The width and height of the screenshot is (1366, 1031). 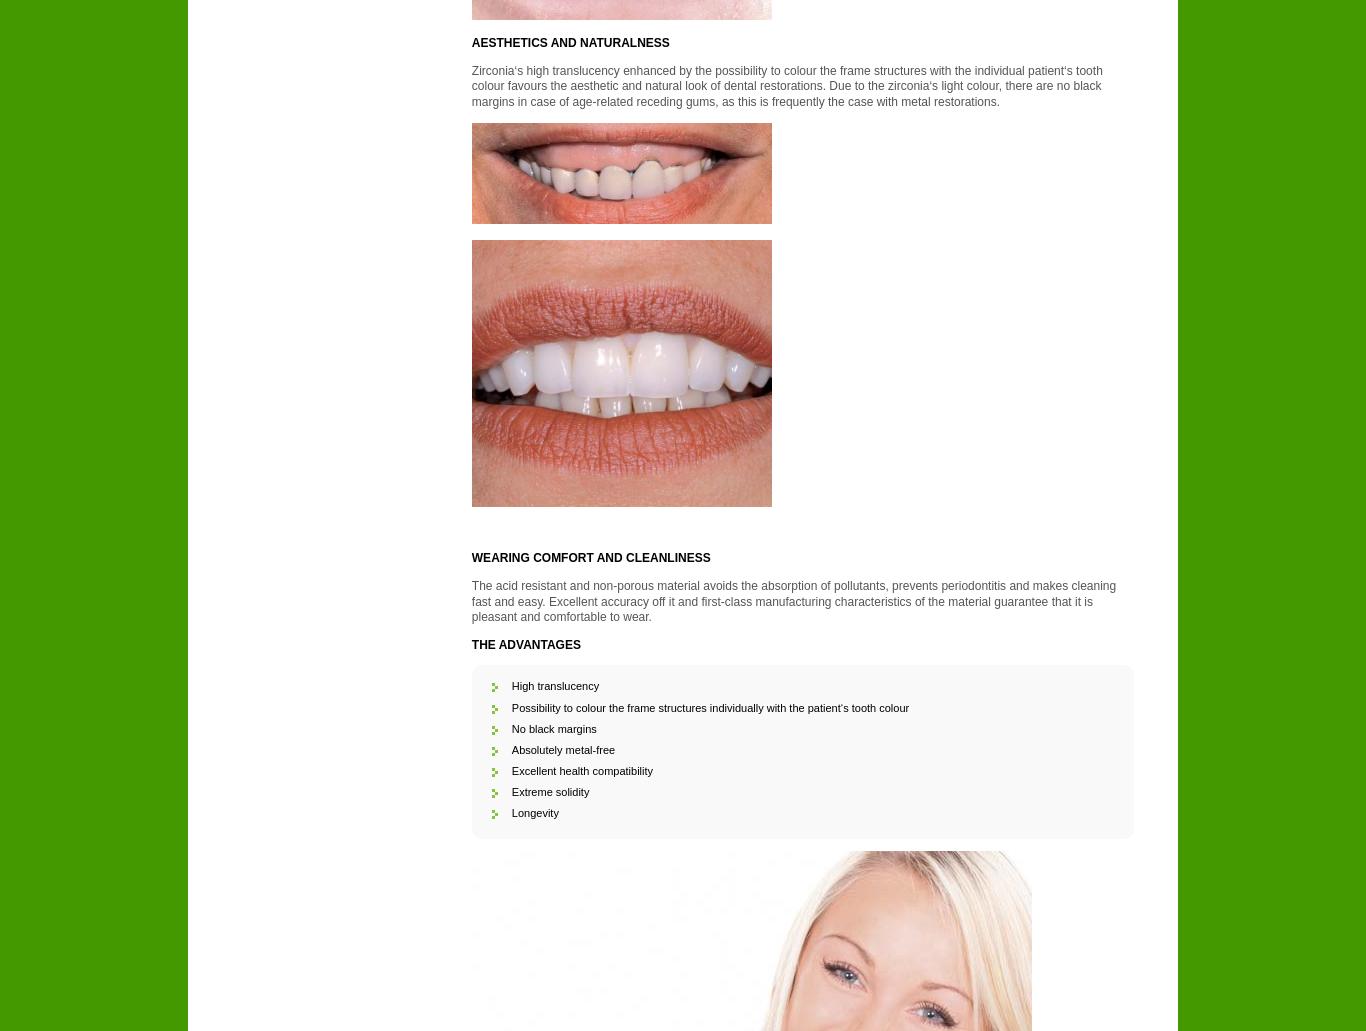 What do you see at coordinates (549, 791) in the screenshot?
I see `'Extreme solidity'` at bounding box center [549, 791].